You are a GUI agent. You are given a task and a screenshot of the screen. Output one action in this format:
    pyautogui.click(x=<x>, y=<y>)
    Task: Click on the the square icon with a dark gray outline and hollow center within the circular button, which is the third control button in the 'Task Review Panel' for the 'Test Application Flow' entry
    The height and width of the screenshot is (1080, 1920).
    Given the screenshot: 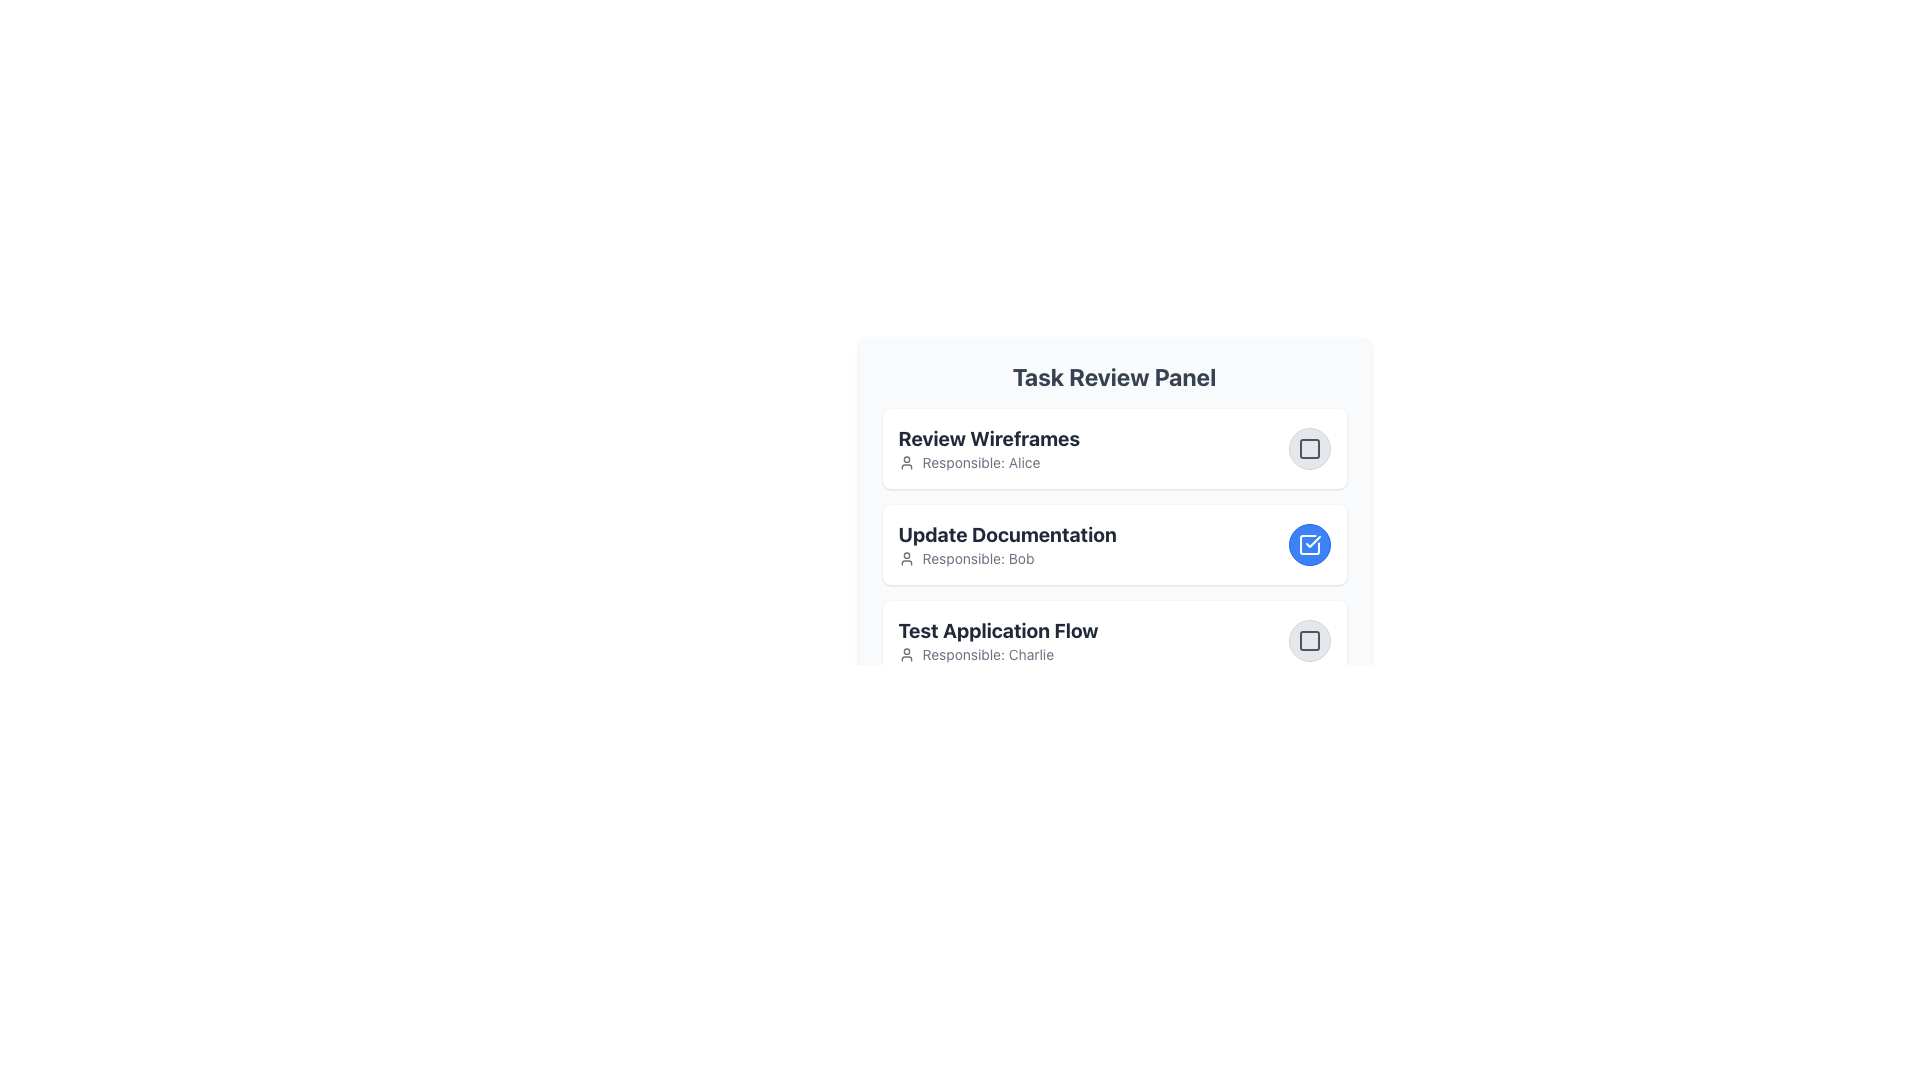 What is the action you would take?
    pyautogui.click(x=1309, y=640)
    